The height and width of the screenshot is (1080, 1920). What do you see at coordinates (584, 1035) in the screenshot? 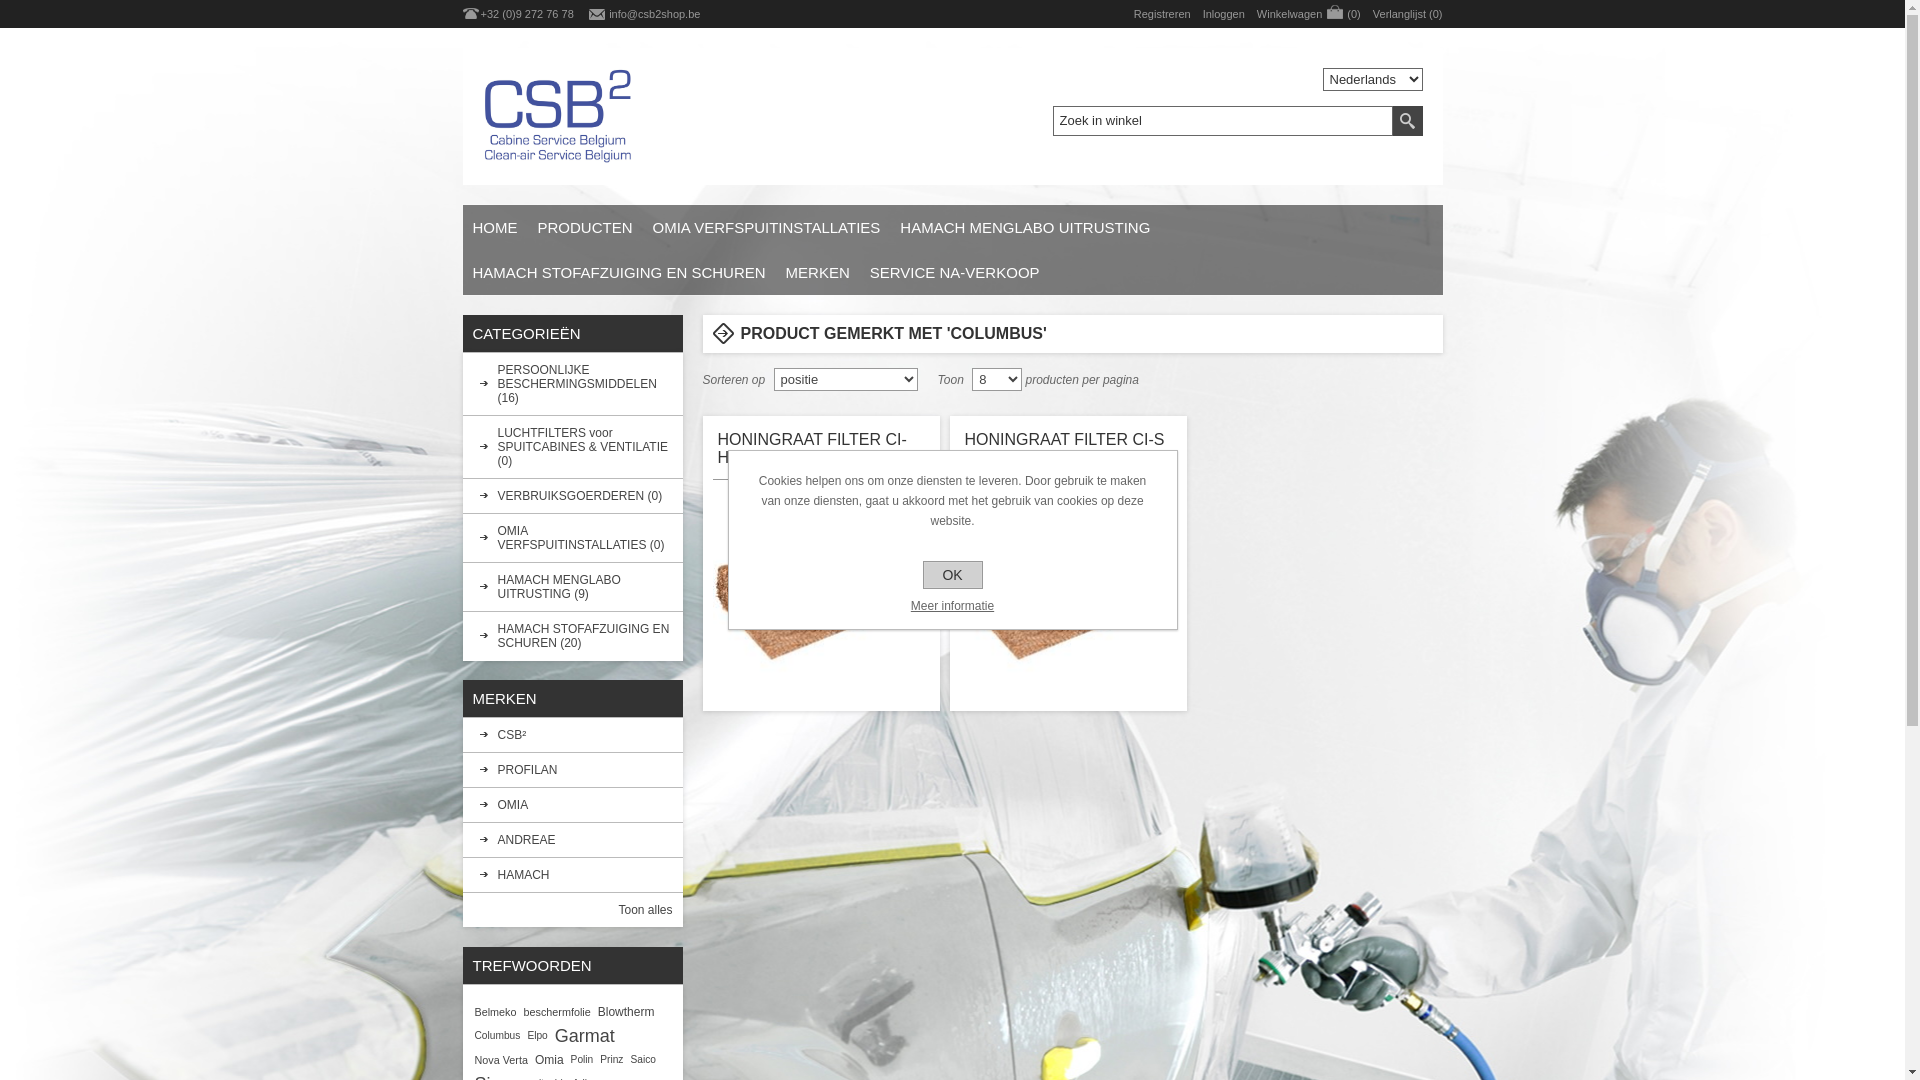
I see `'Garmat'` at bounding box center [584, 1035].